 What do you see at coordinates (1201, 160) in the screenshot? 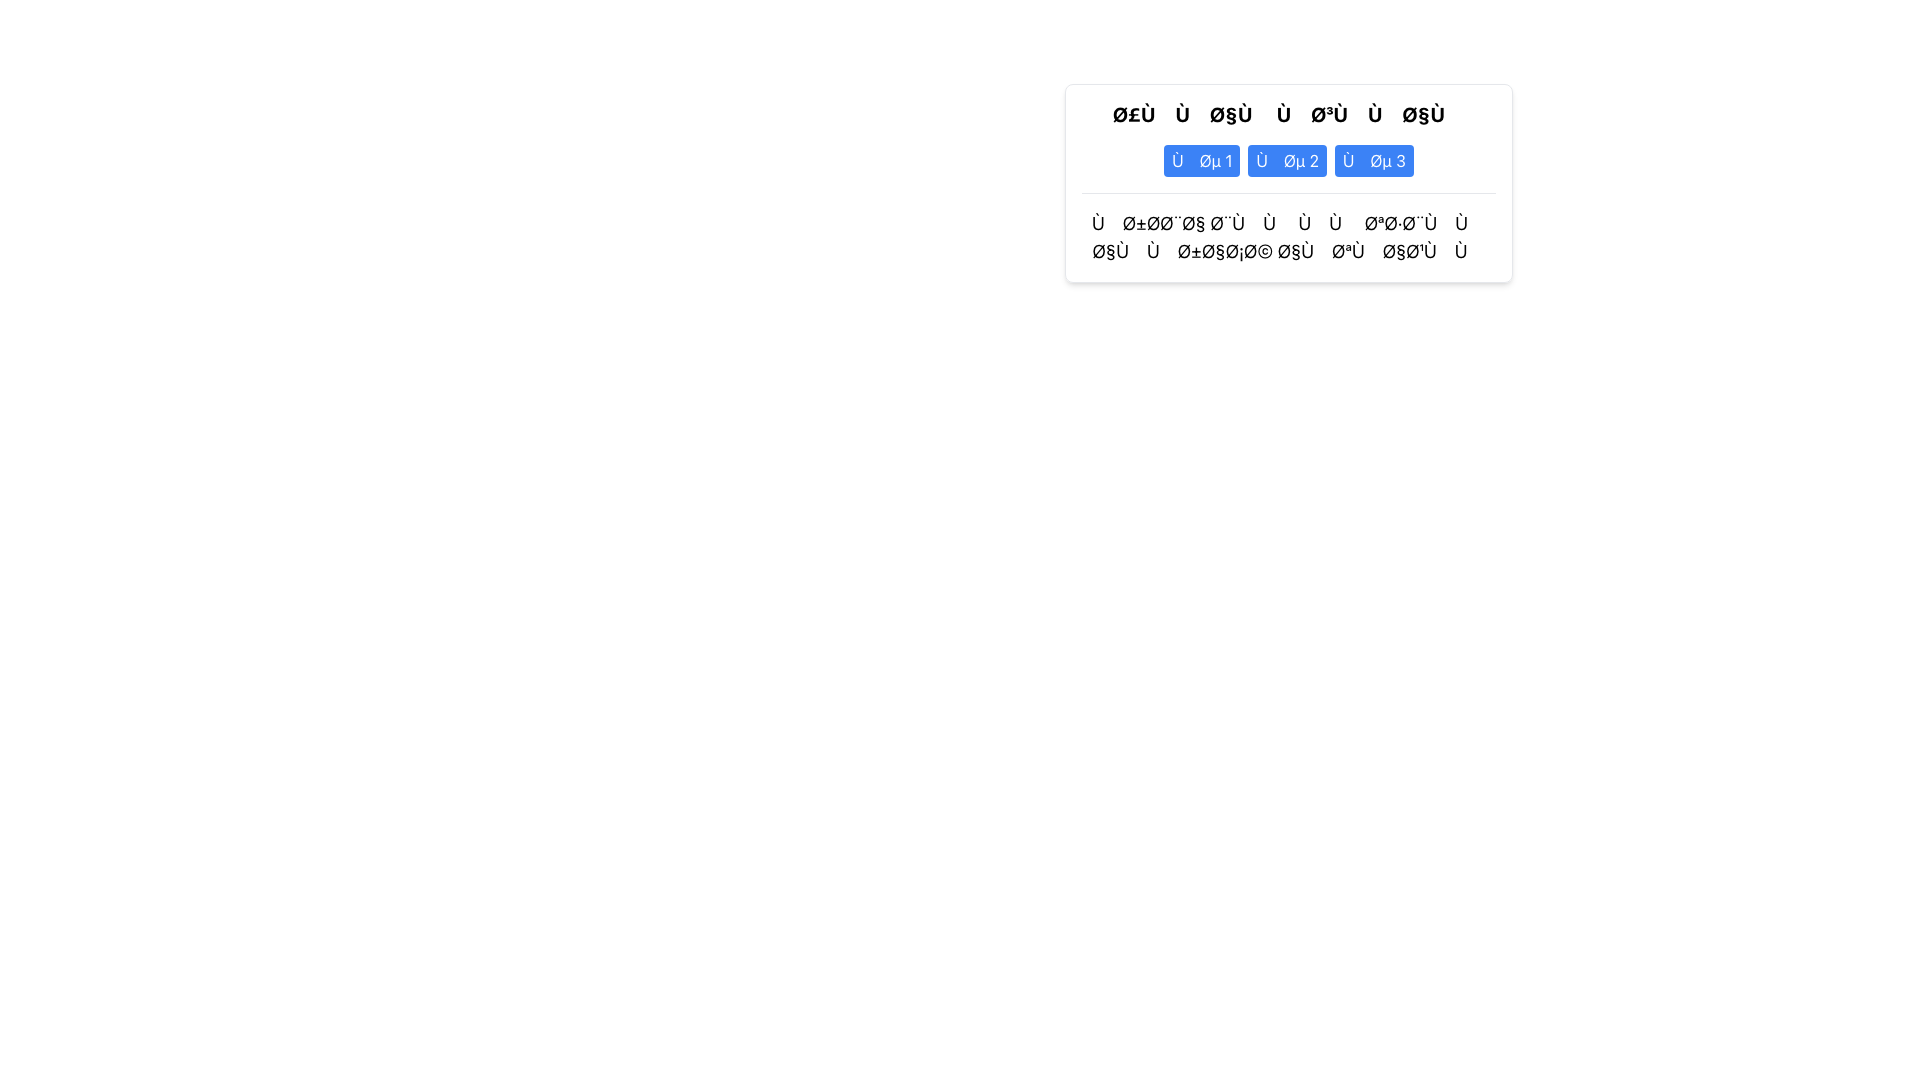
I see `the first button labeled 'Ùنص 1' located in the upper part of the interface, slightly to the right of center, which triggers a specific action` at bounding box center [1201, 160].